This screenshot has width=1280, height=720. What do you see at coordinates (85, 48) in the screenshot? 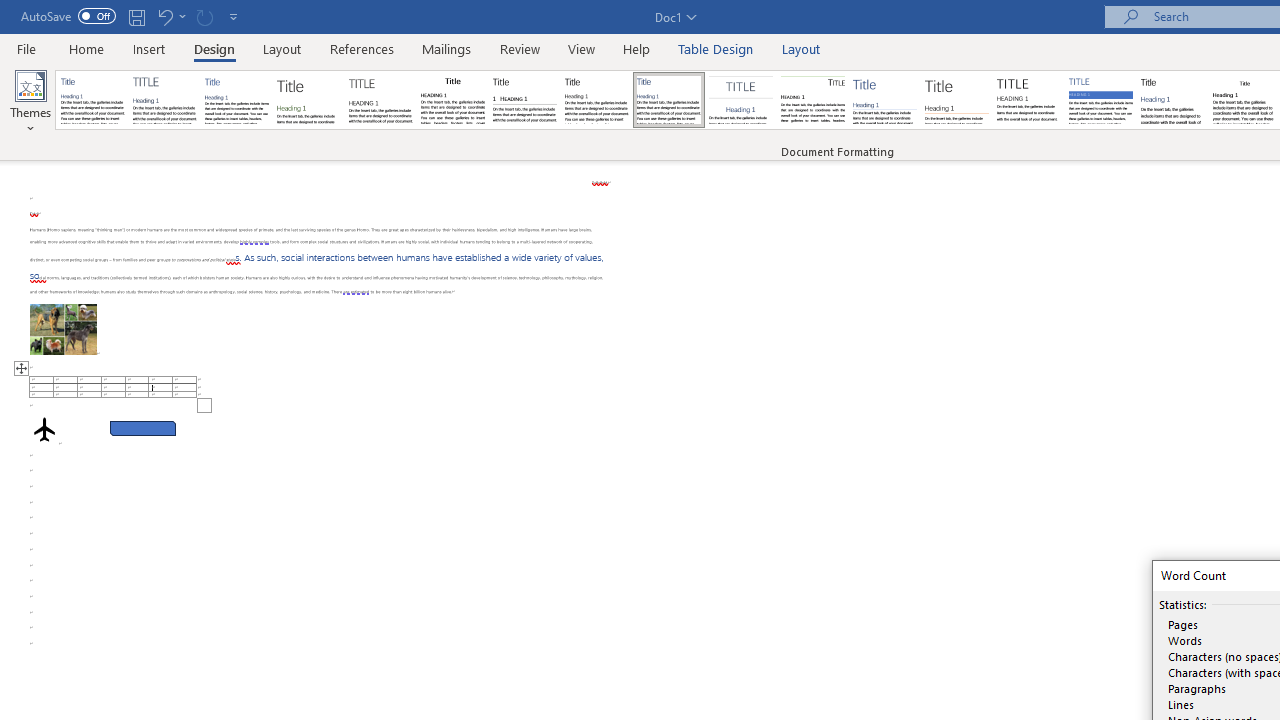
I see `'Home'` at bounding box center [85, 48].